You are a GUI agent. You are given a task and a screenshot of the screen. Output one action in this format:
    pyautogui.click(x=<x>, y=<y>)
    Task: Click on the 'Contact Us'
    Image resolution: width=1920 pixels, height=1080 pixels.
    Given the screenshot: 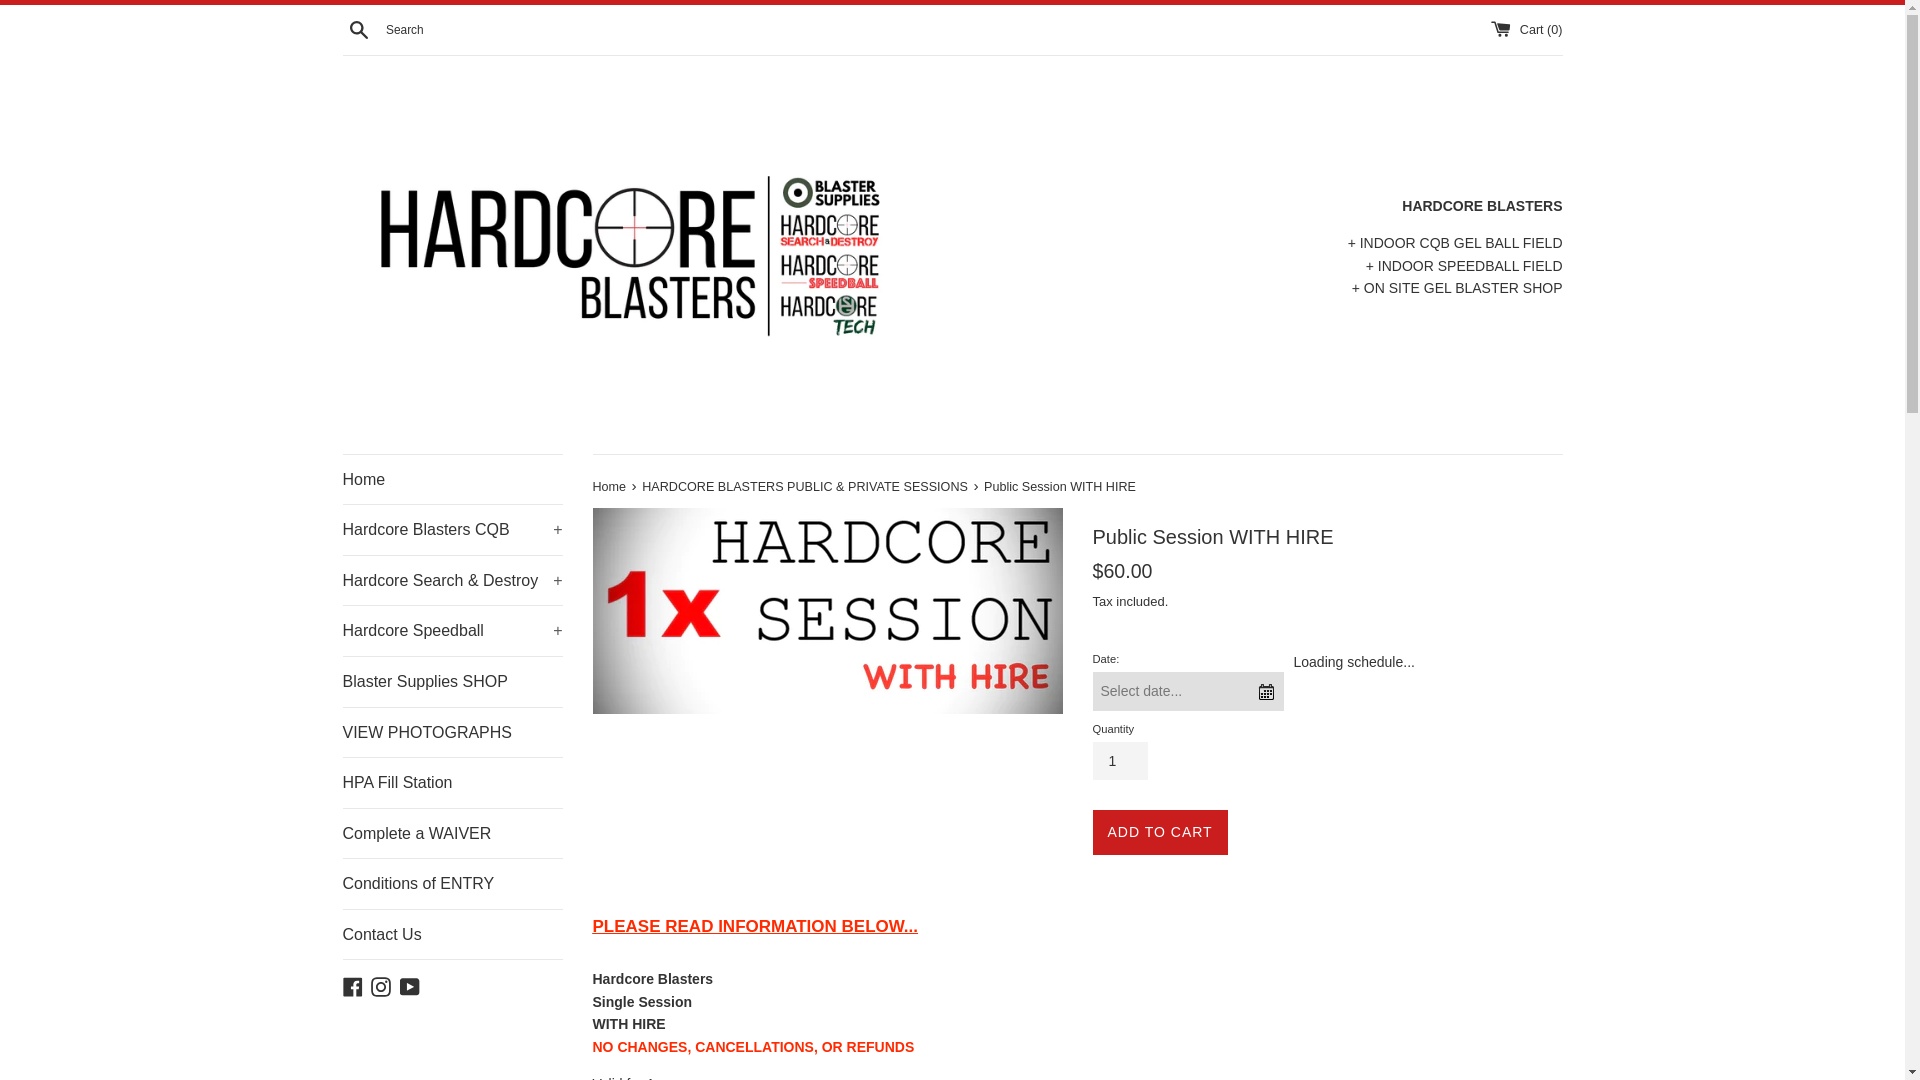 What is the action you would take?
    pyautogui.click(x=341, y=934)
    